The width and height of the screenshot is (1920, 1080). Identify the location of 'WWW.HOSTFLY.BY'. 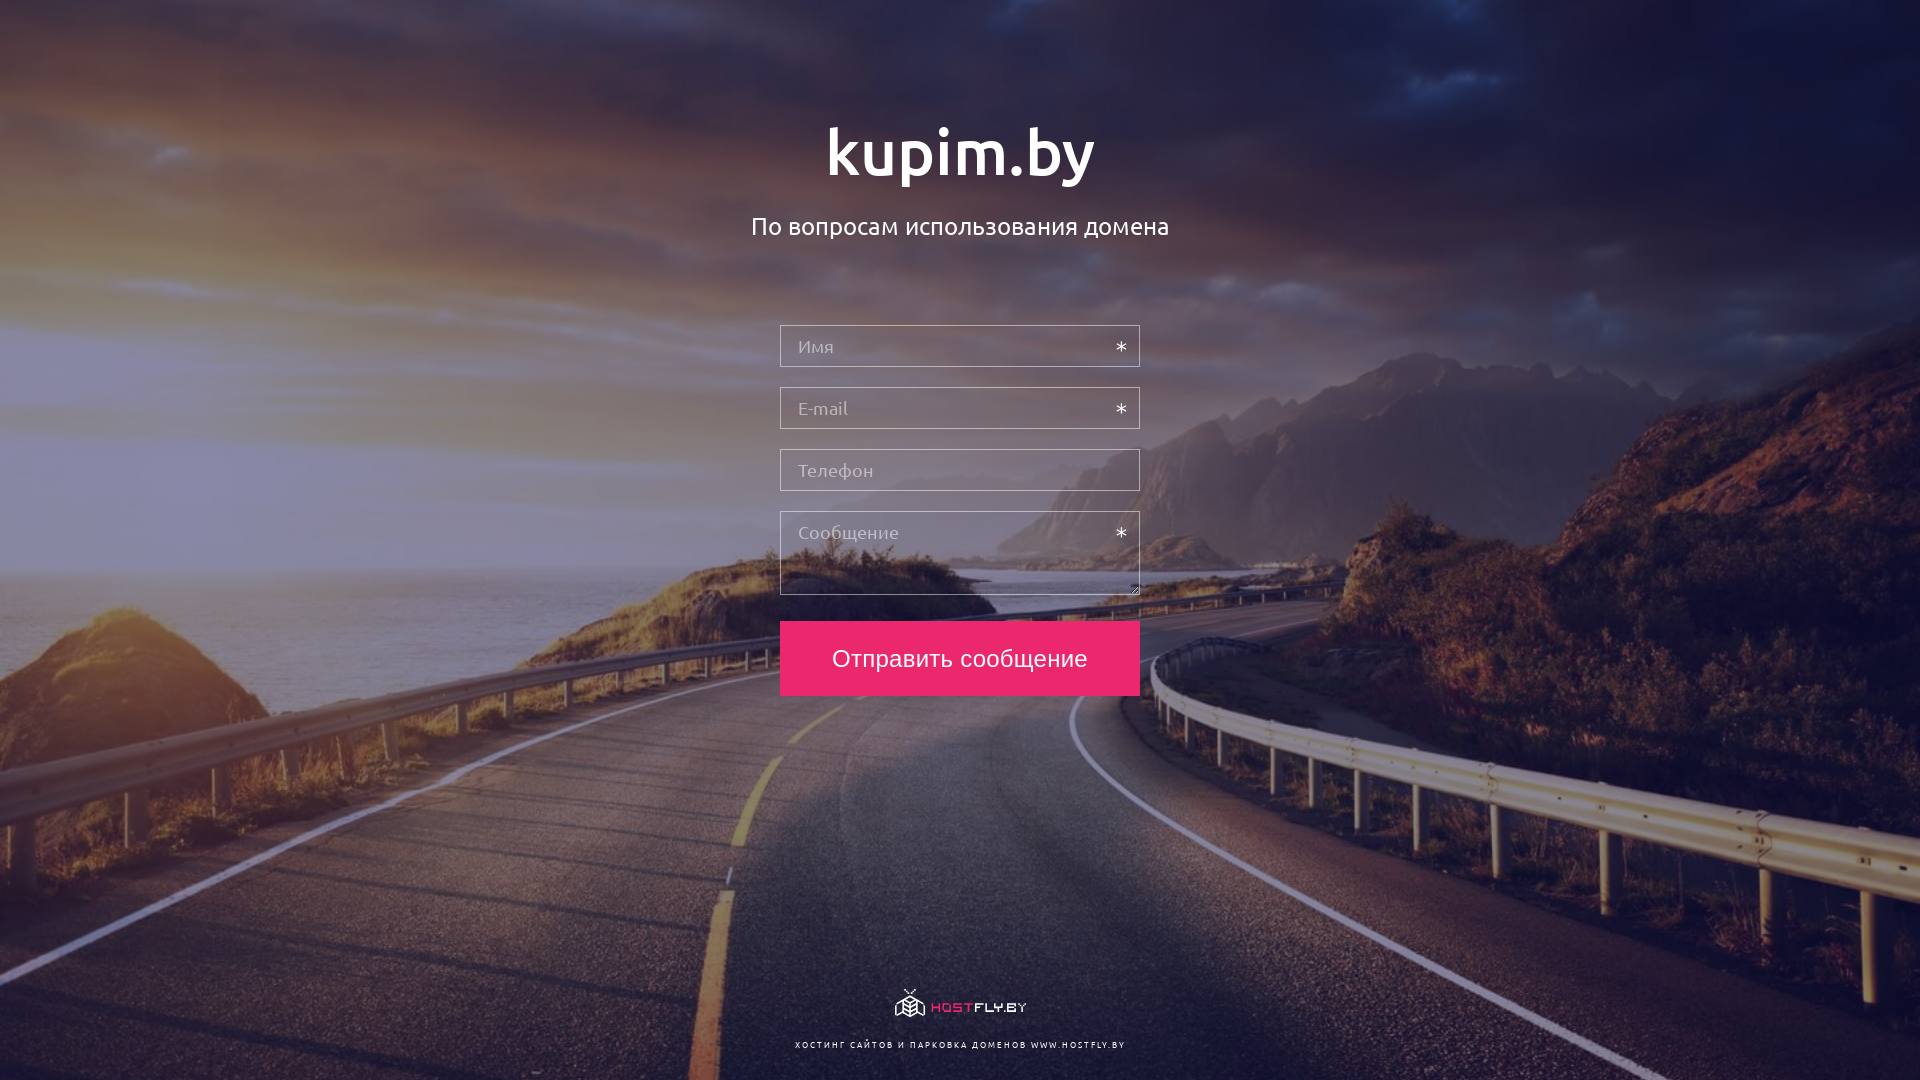
(1076, 1043).